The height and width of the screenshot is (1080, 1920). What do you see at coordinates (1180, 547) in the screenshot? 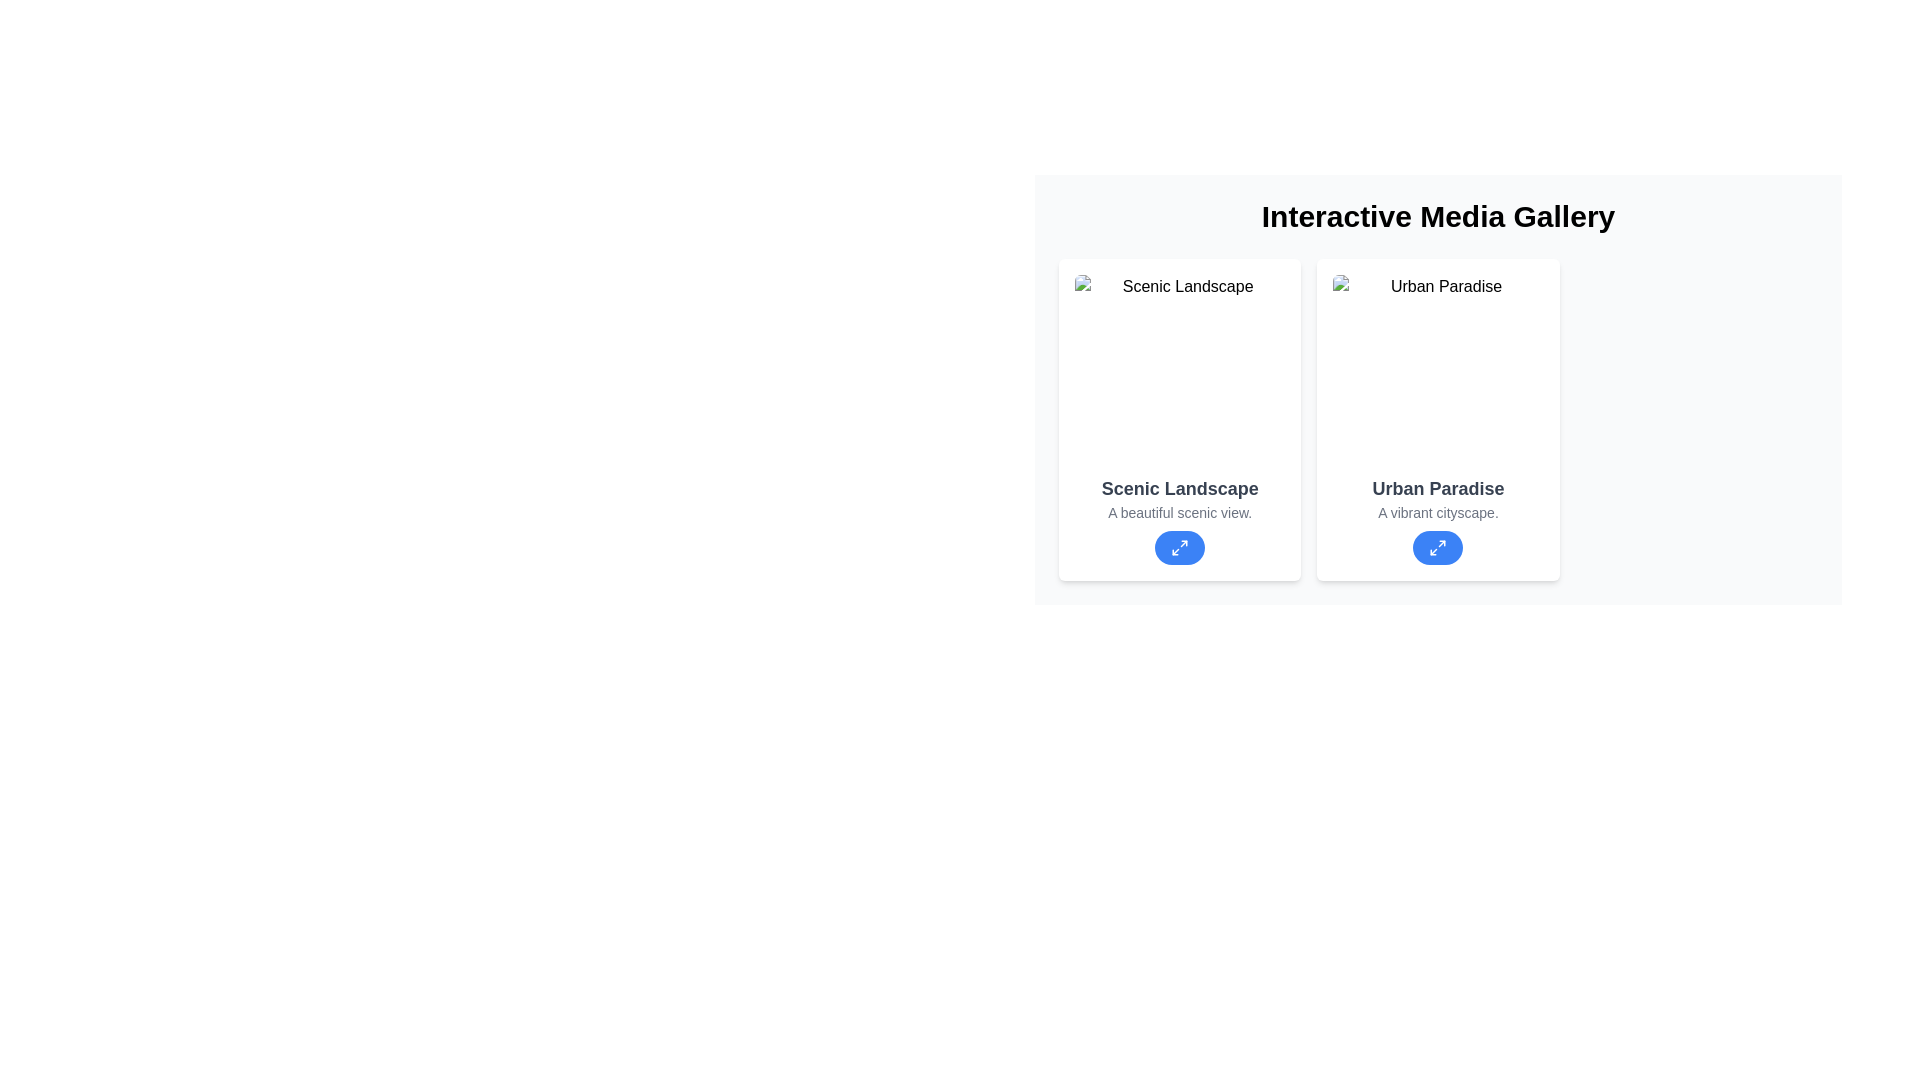
I see `the button located in the bottom section of the 'Scenic Landscape' card, beneath the text 'A beautiful scenic view,' to trigger the hover effect` at bounding box center [1180, 547].